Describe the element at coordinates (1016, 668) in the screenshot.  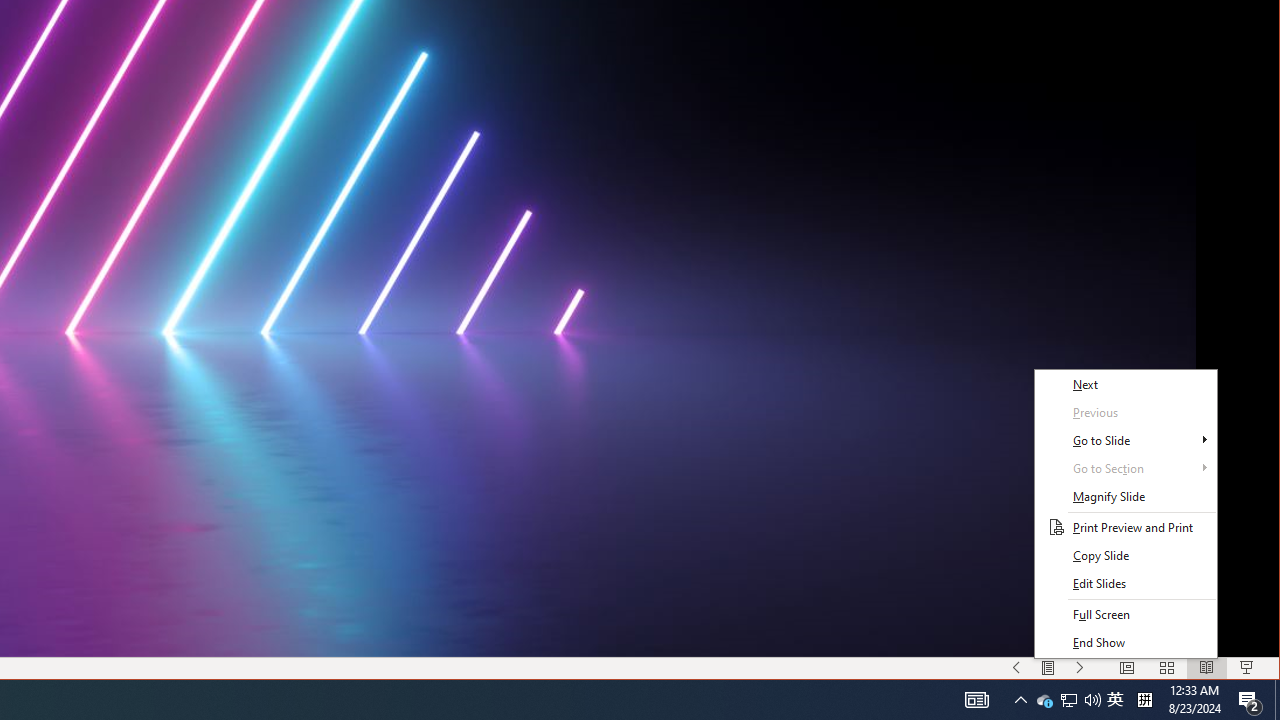
I see `'Slide Show Previous On'` at that location.